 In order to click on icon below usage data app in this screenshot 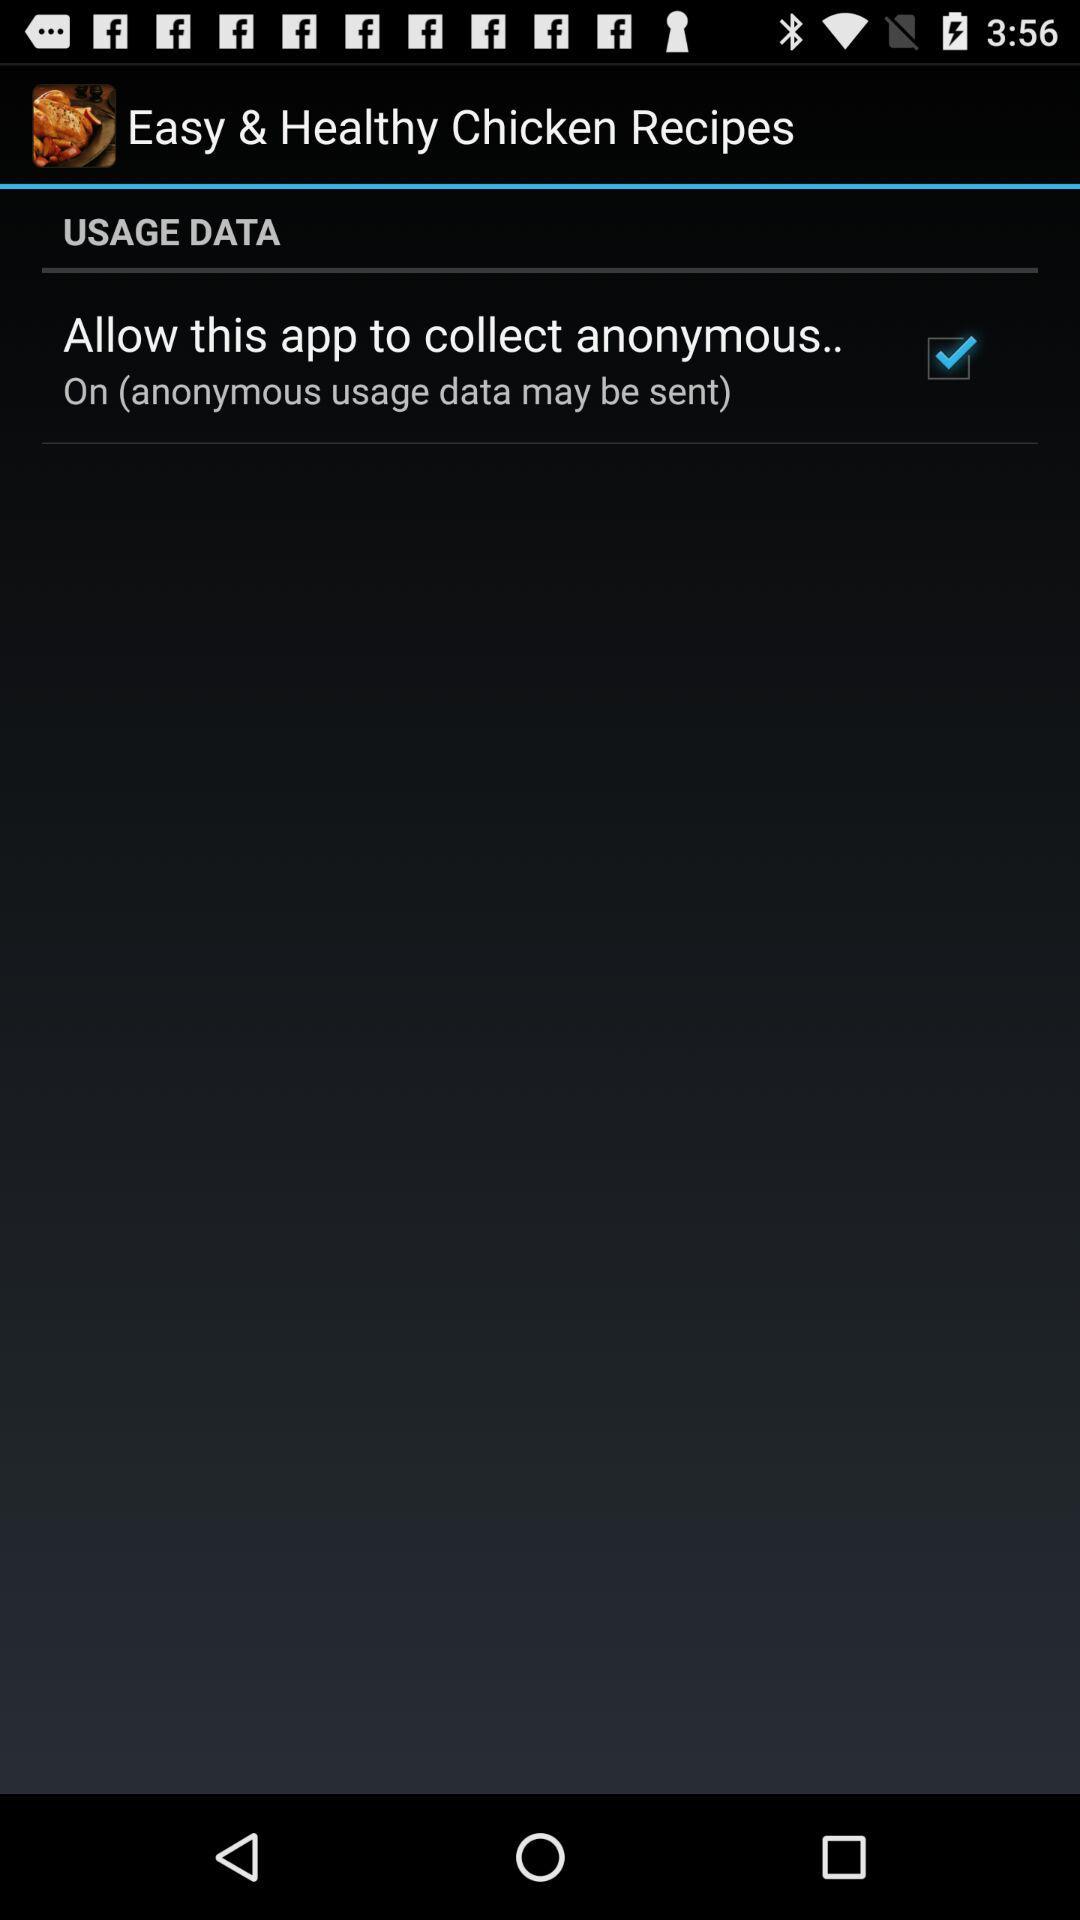, I will do `click(463, 333)`.